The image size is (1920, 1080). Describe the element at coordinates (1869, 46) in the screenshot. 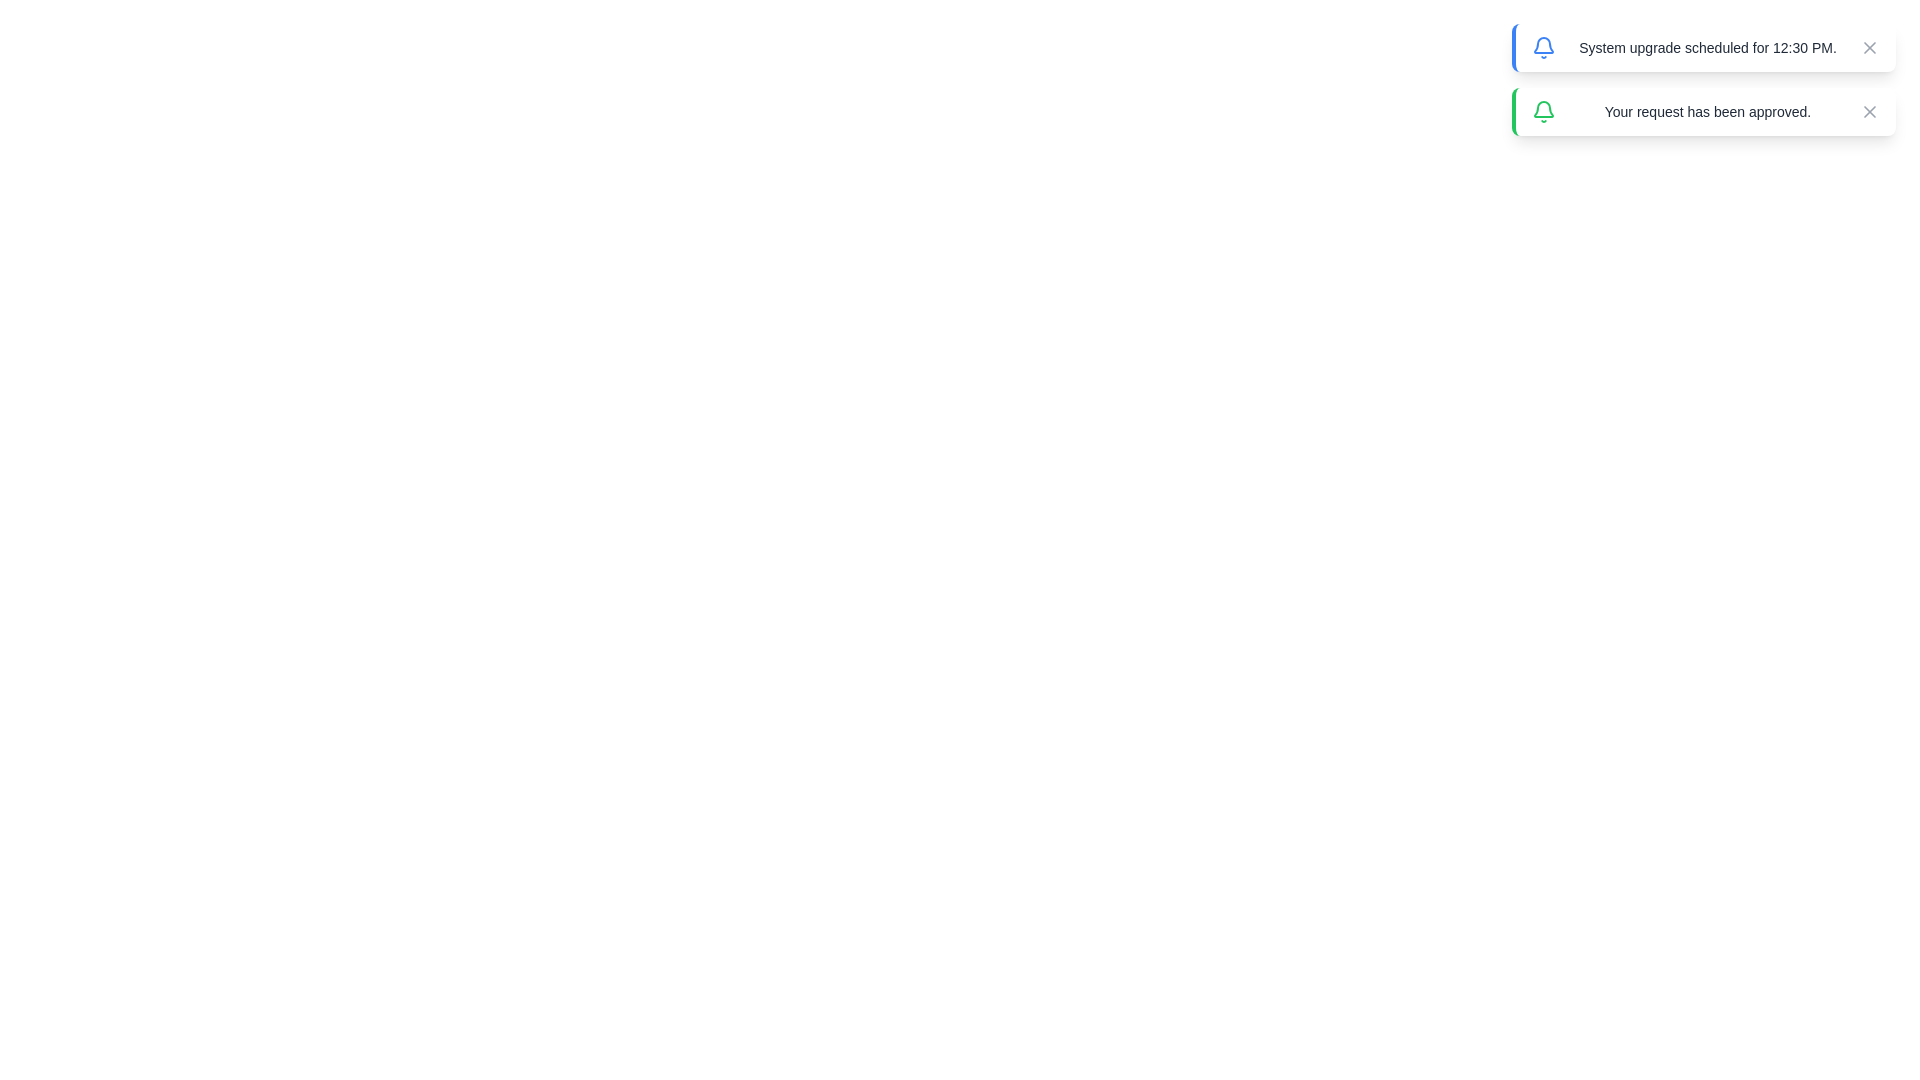

I see `the close button of the notification to remove it` at that location.